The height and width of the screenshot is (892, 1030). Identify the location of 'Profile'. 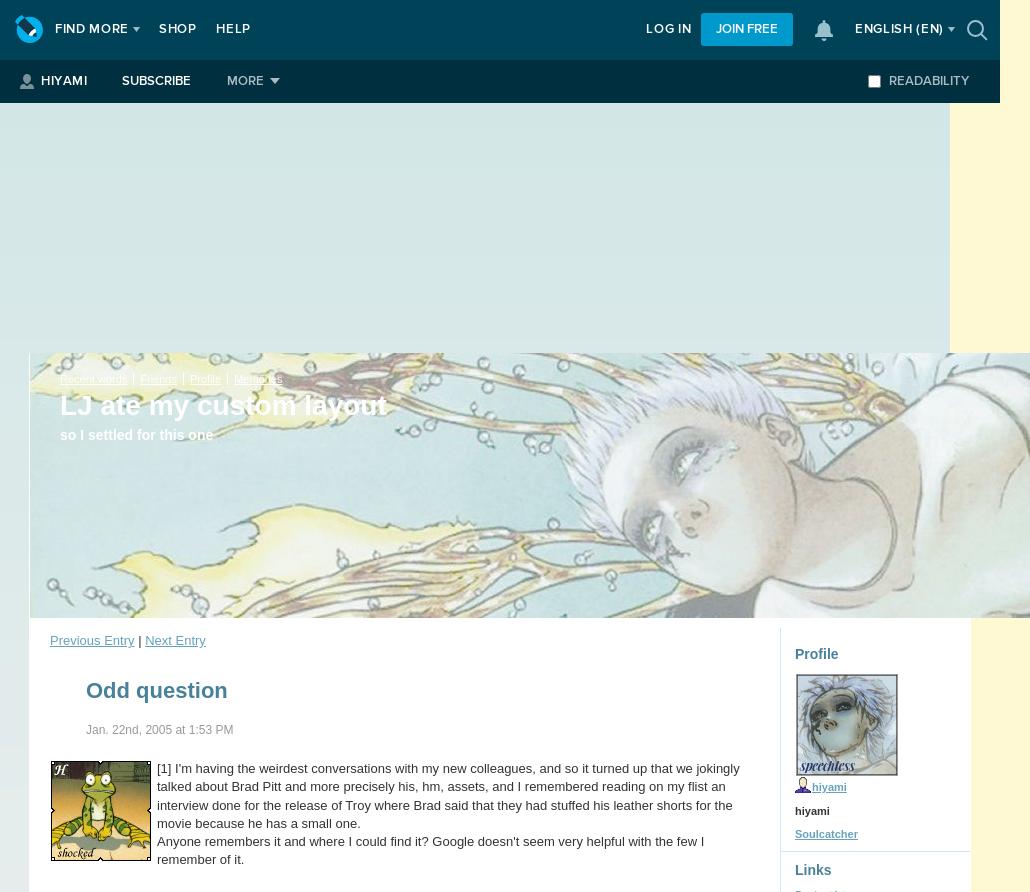
(815, 653).